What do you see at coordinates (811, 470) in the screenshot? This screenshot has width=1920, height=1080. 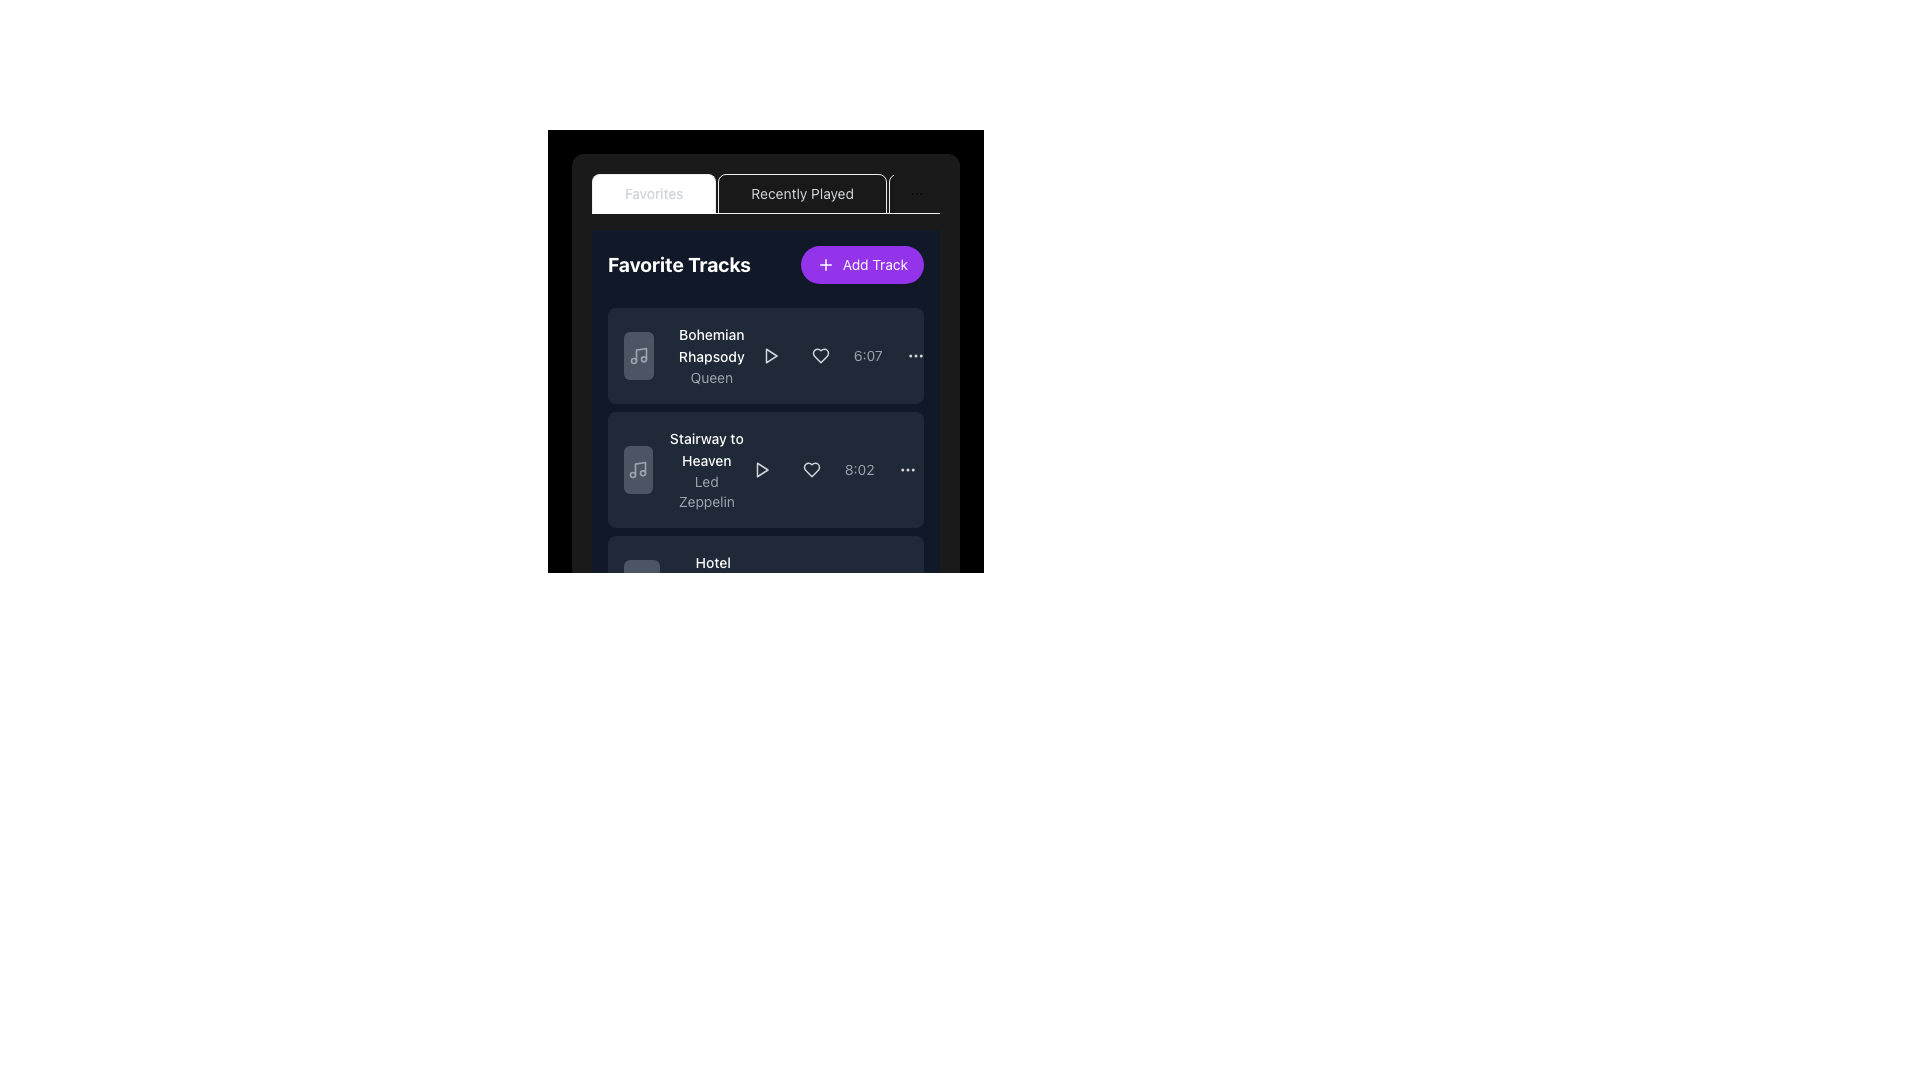 I see `the heart-shaped icon button next to the track 'Stairway to Heaven' by Led Zeppelin` at bounding box center [811, 470].